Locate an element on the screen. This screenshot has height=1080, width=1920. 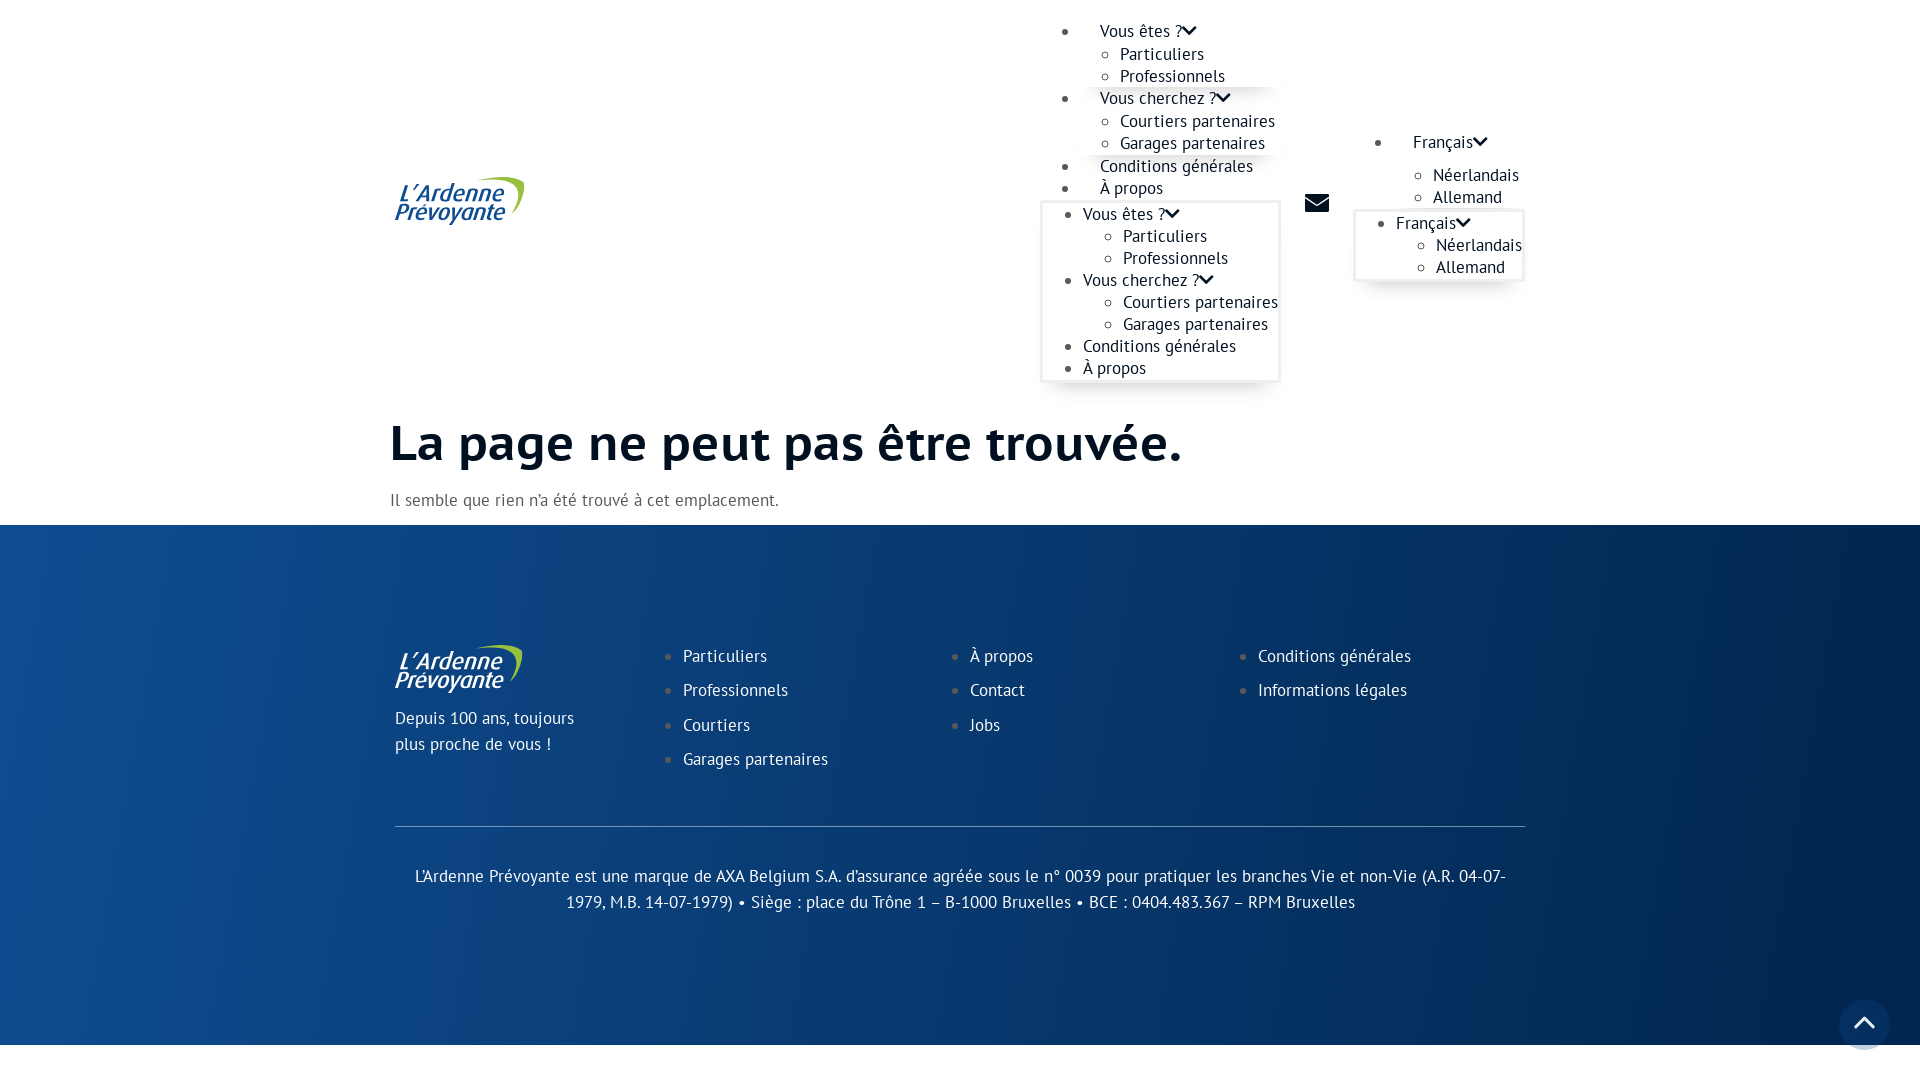
'Garages partenaires' is located at coordinates (1192, 141).